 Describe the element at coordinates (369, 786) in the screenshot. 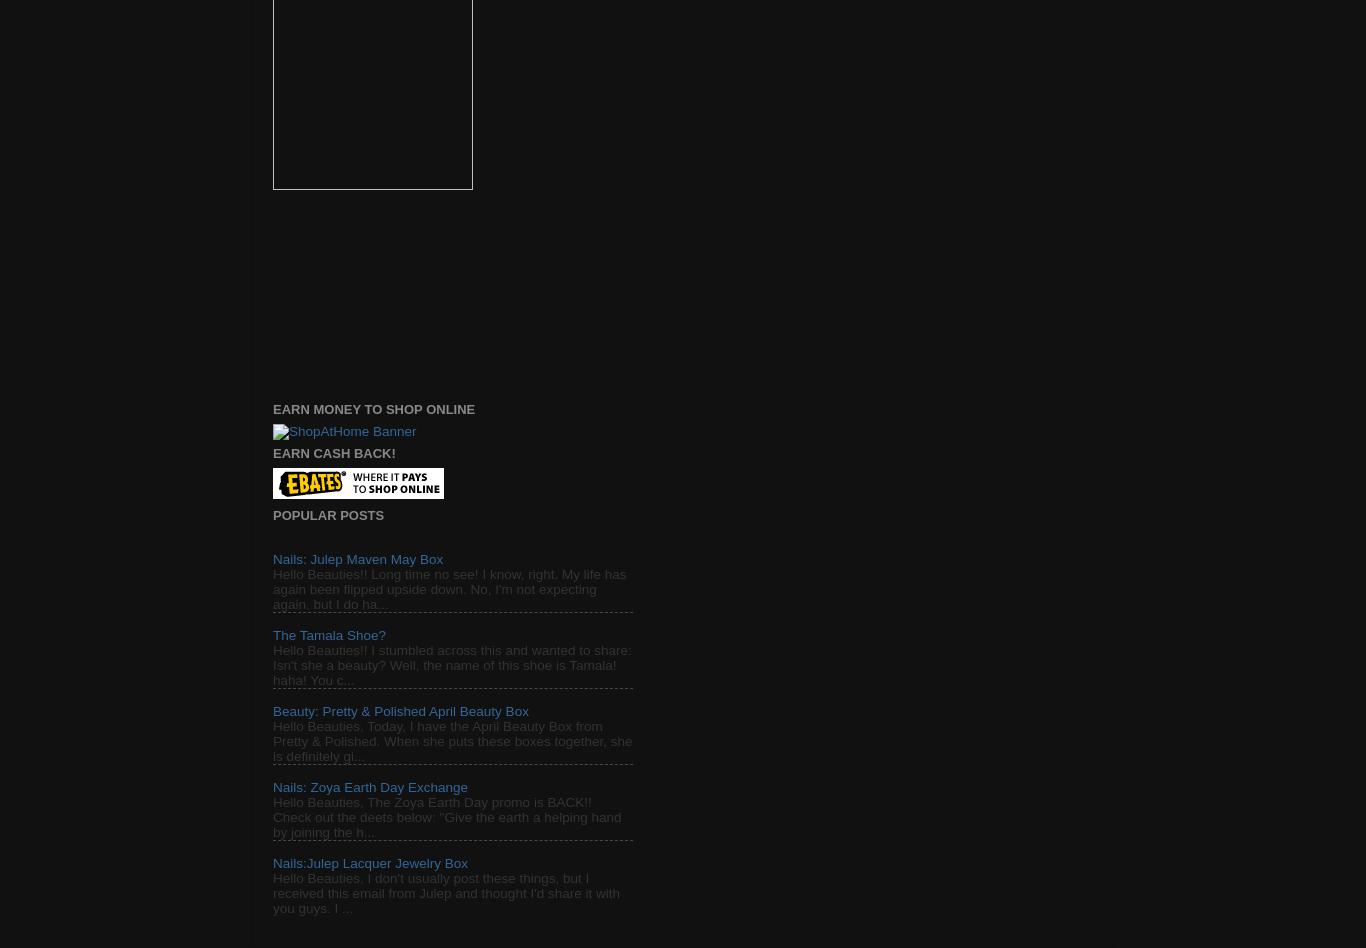

I see `'Nails: Zoya Earth Day Exchange'` at that location.